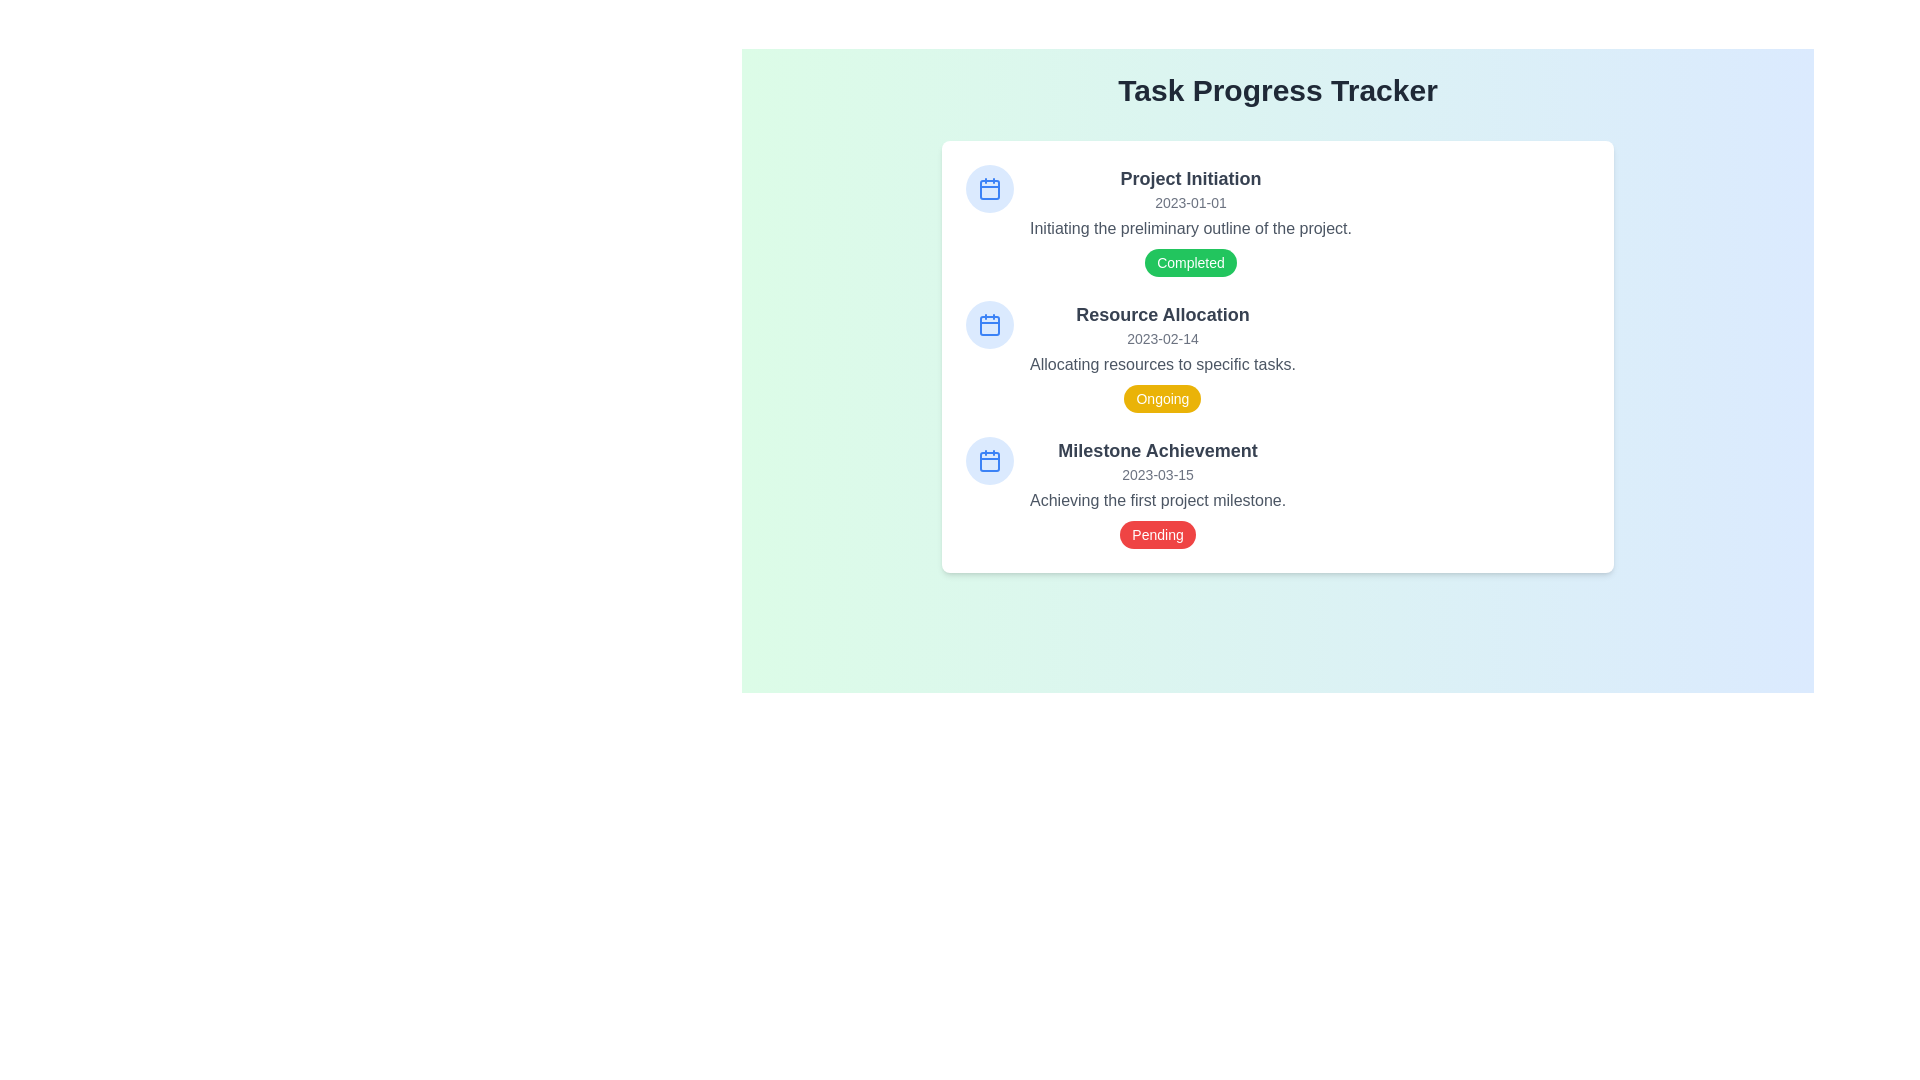  I want to click on the calendar icon represented by the SVG rectangle, which serves as the main body of the calendar, so click(989, 325).